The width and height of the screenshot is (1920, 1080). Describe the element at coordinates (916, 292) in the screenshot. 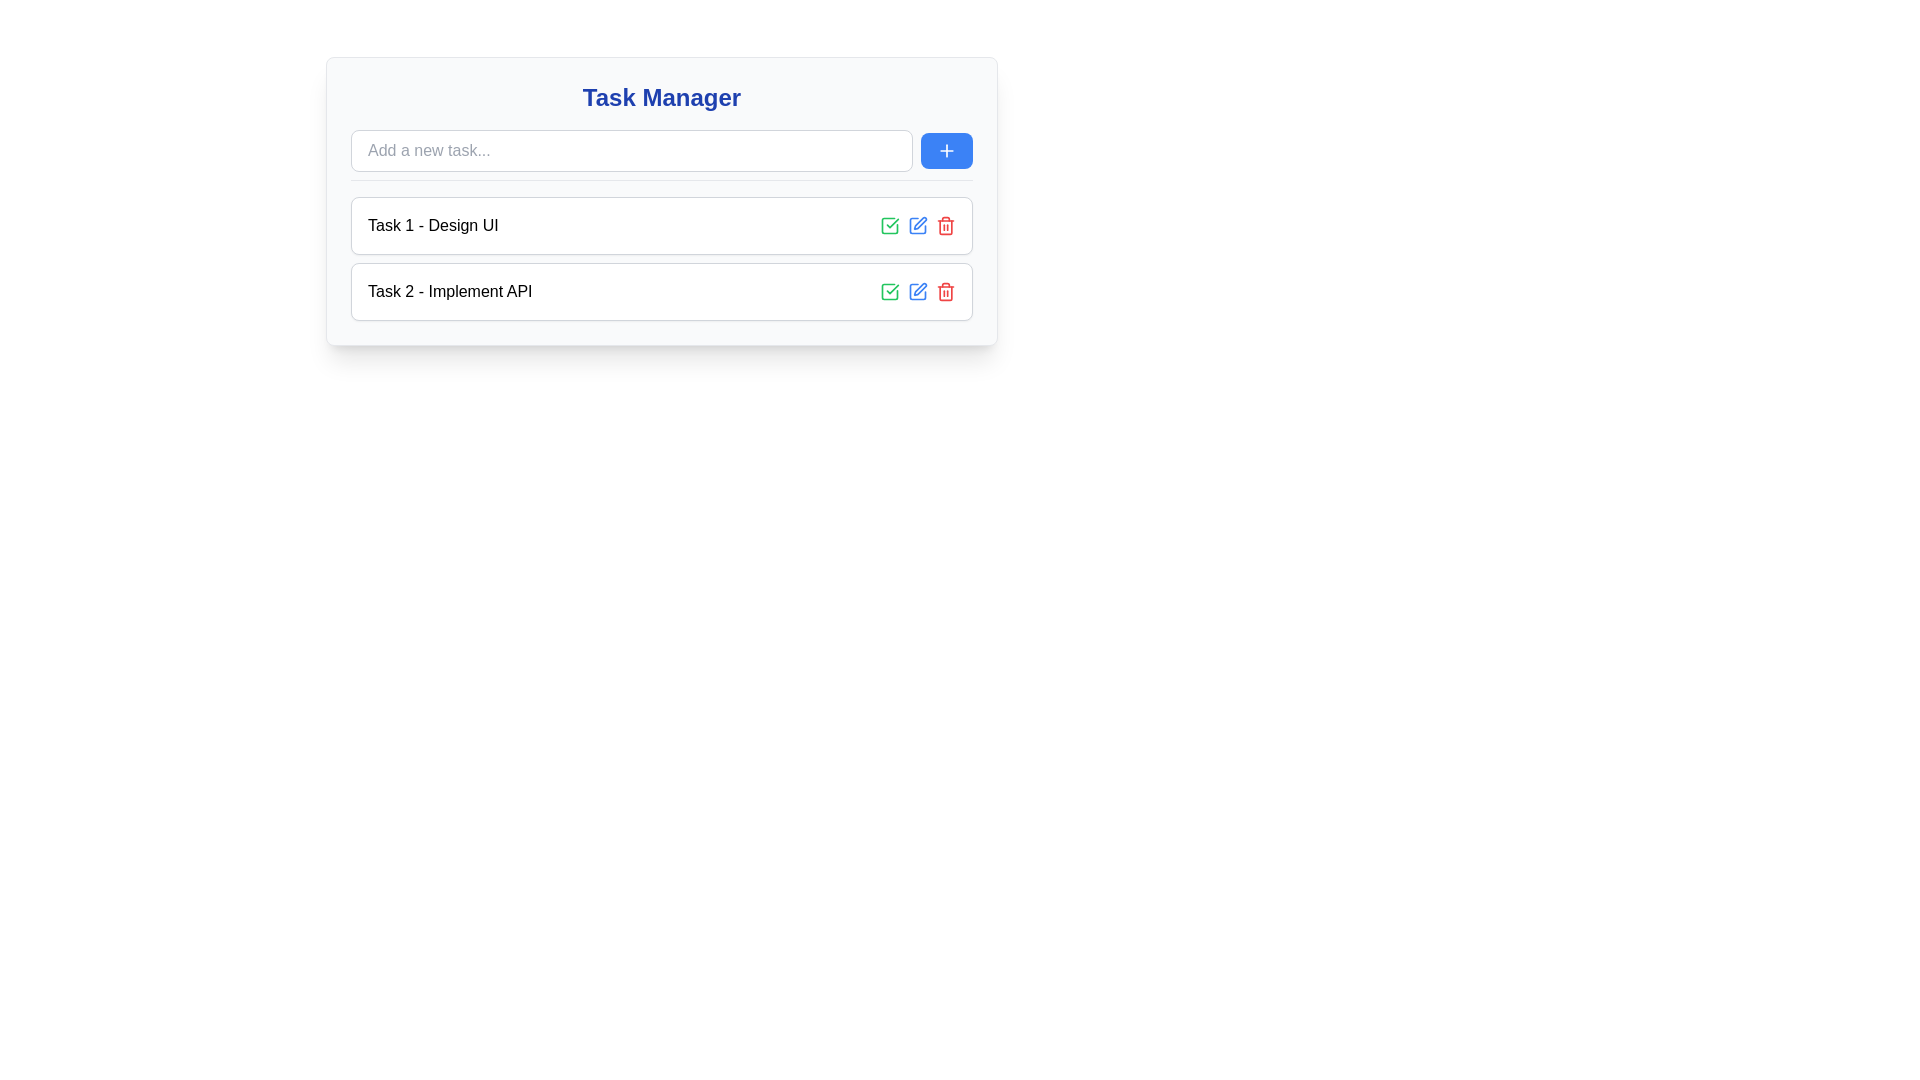

I see `the blue edit icon button representing 'Task 2 - Implement API'` at that location.